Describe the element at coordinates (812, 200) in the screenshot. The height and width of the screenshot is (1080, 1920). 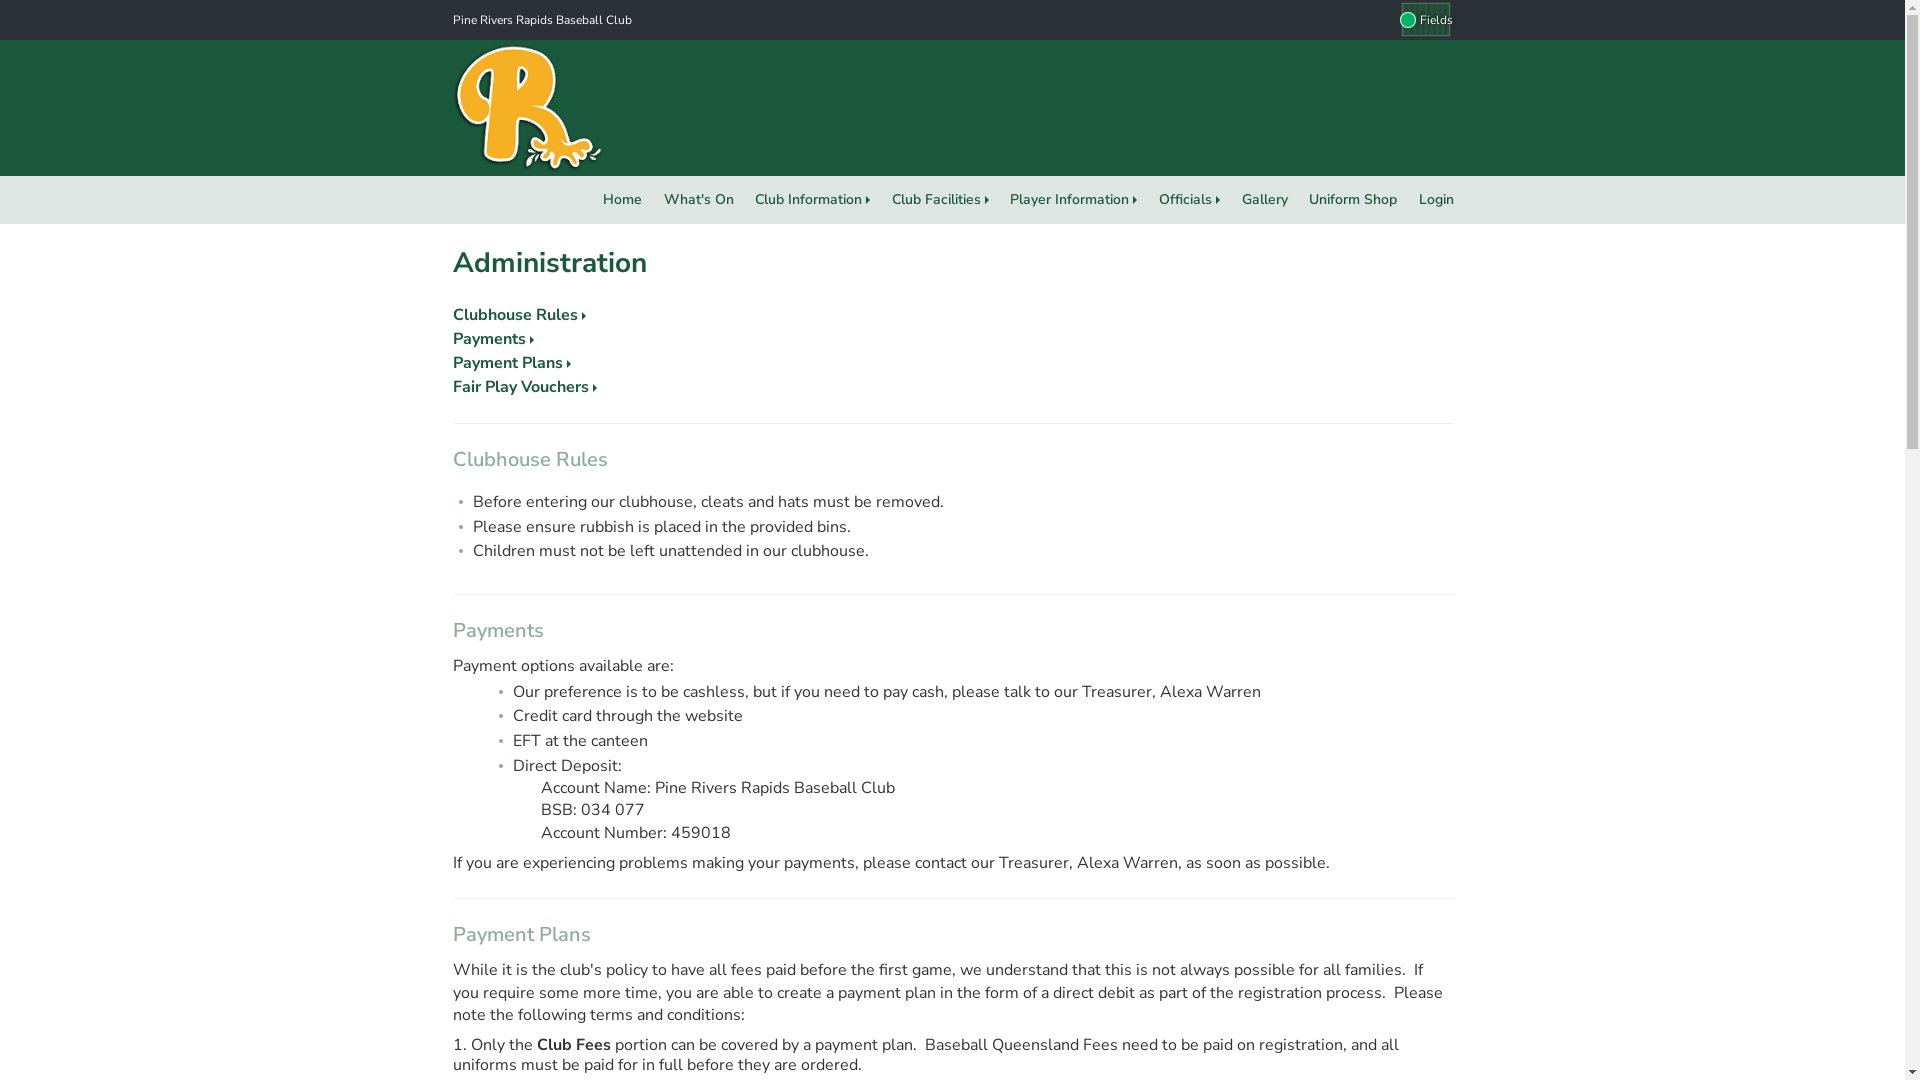
I see `'Club Information'` at that location.